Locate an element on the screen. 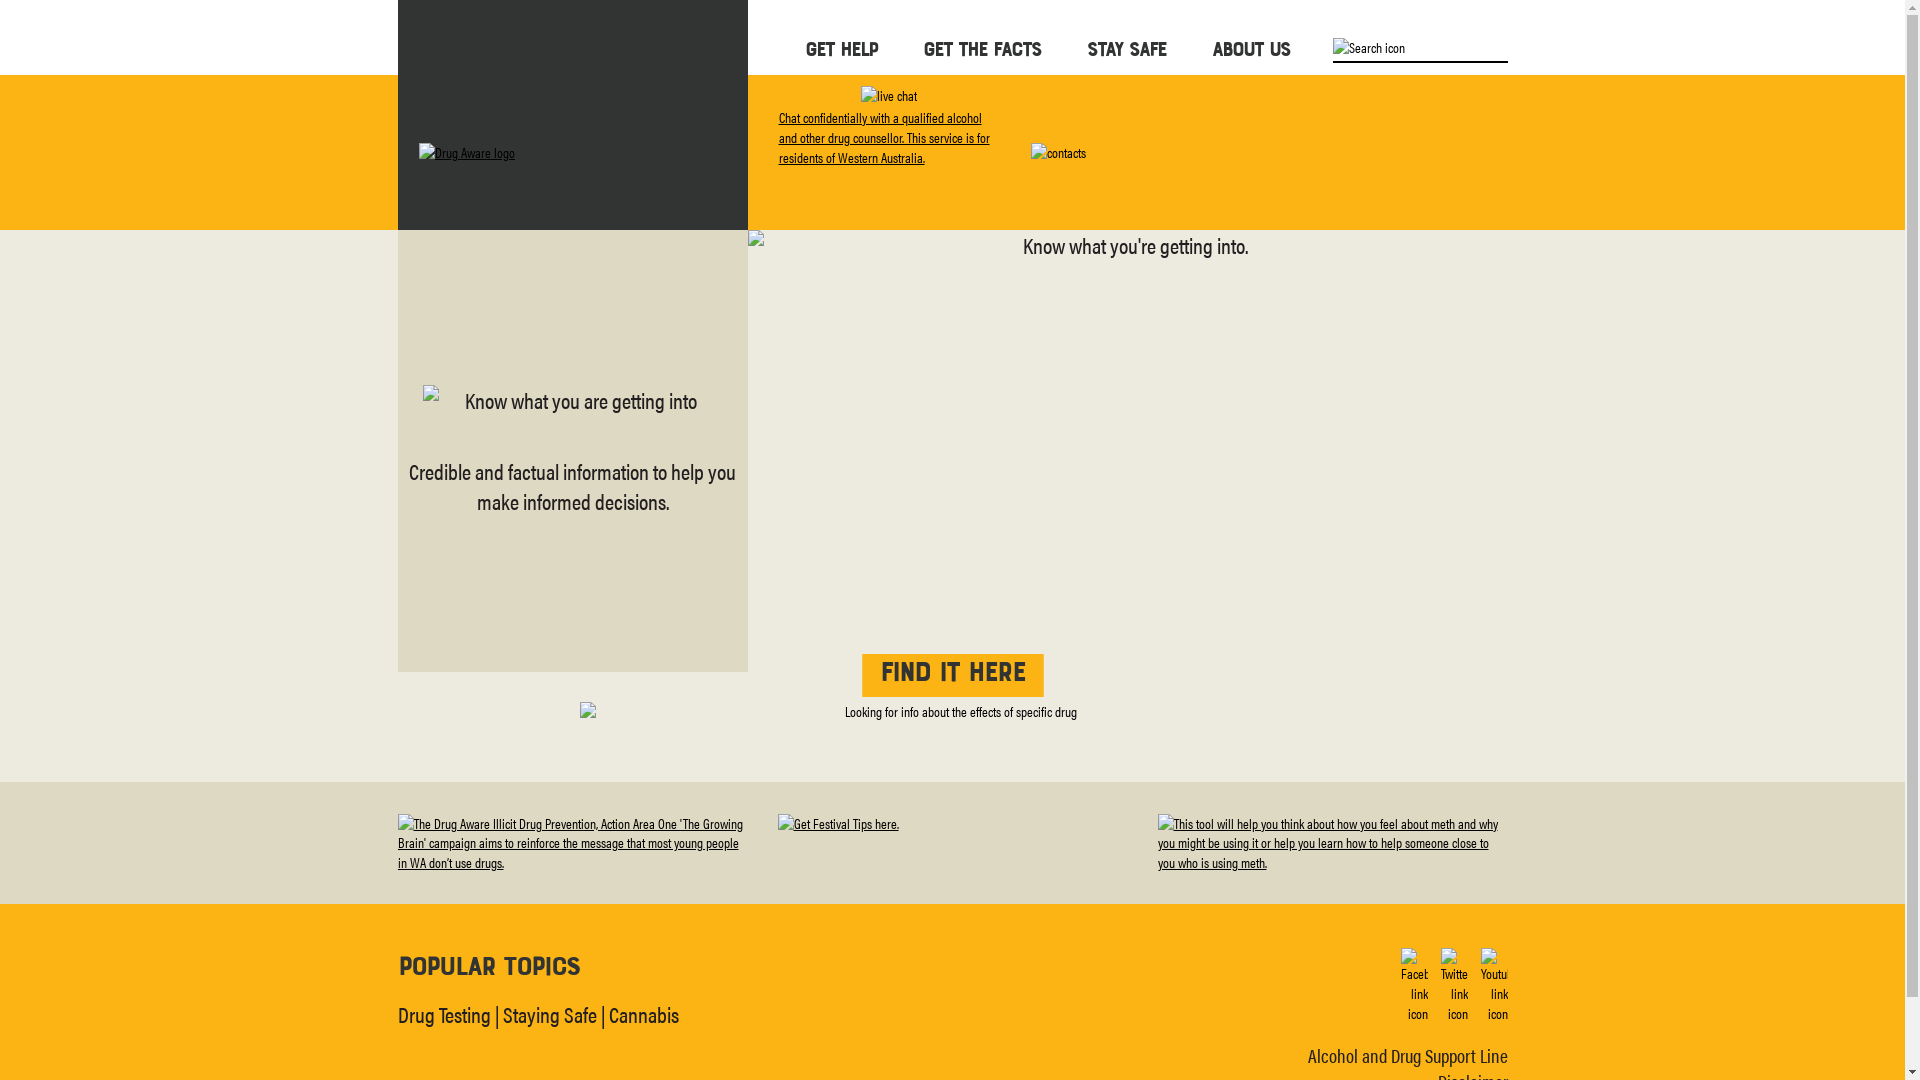 The height and width of the screenshot is (1080, 1920). 'Drug Testing' is located at coordinates (443, 1013).